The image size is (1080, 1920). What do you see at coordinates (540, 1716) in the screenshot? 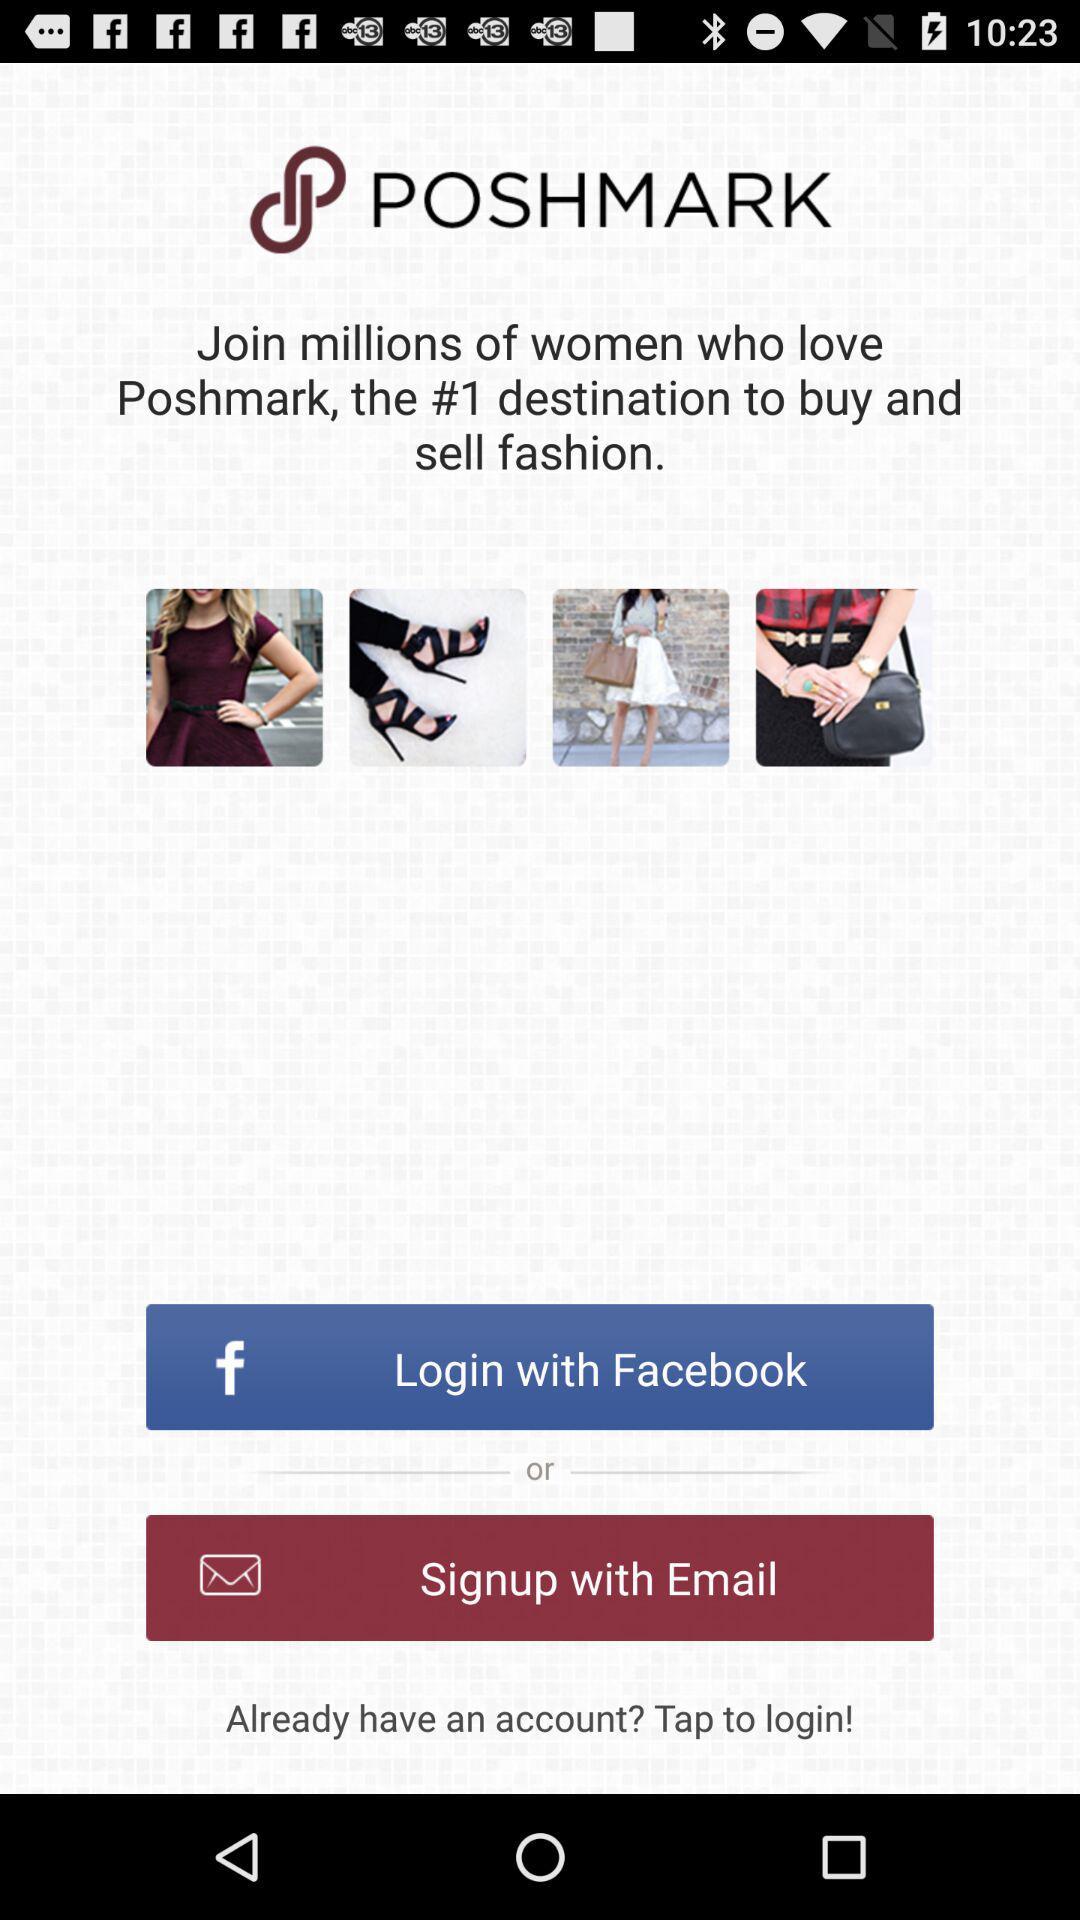
I see `the item below the signup with email icon` at bounding box center [540, 1716].